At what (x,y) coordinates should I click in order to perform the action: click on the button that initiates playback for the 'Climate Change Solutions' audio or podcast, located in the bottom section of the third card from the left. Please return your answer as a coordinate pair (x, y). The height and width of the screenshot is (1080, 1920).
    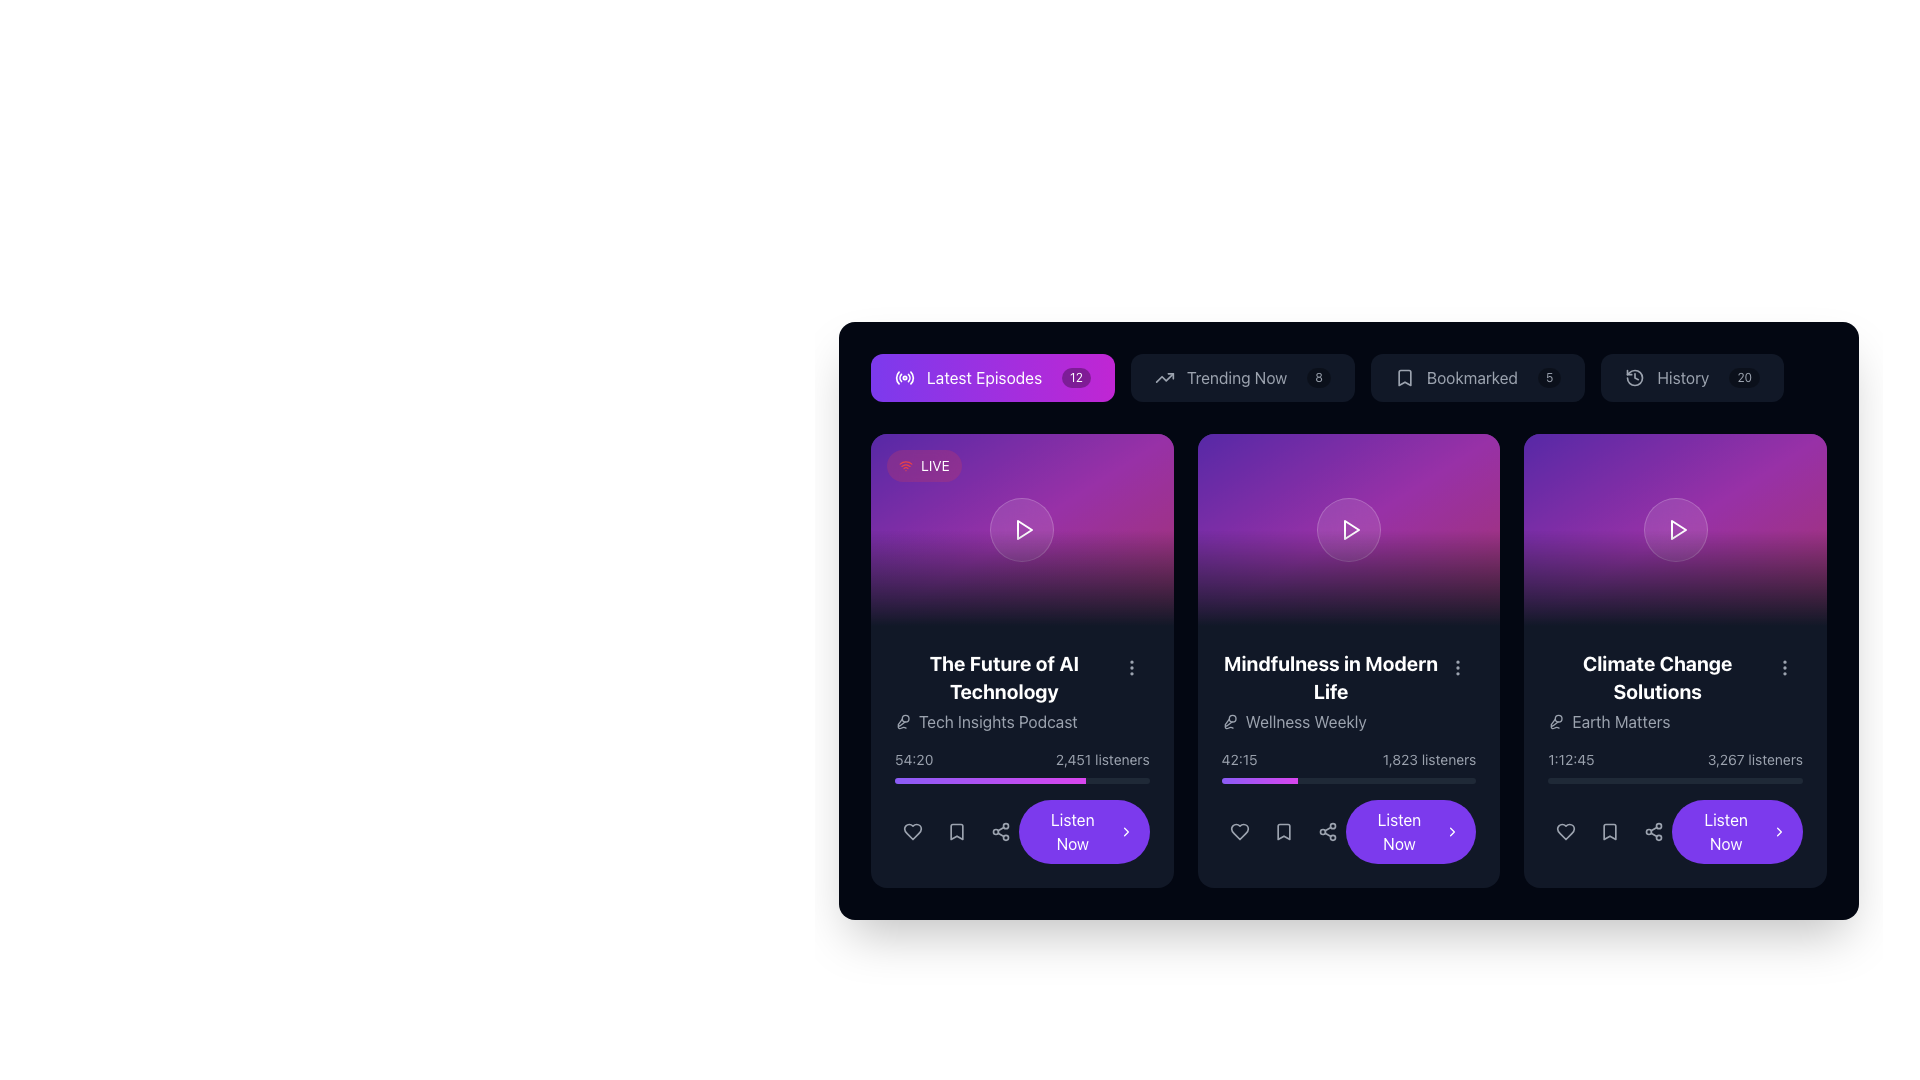
    Looking at the image, I should click on (1736, 832).